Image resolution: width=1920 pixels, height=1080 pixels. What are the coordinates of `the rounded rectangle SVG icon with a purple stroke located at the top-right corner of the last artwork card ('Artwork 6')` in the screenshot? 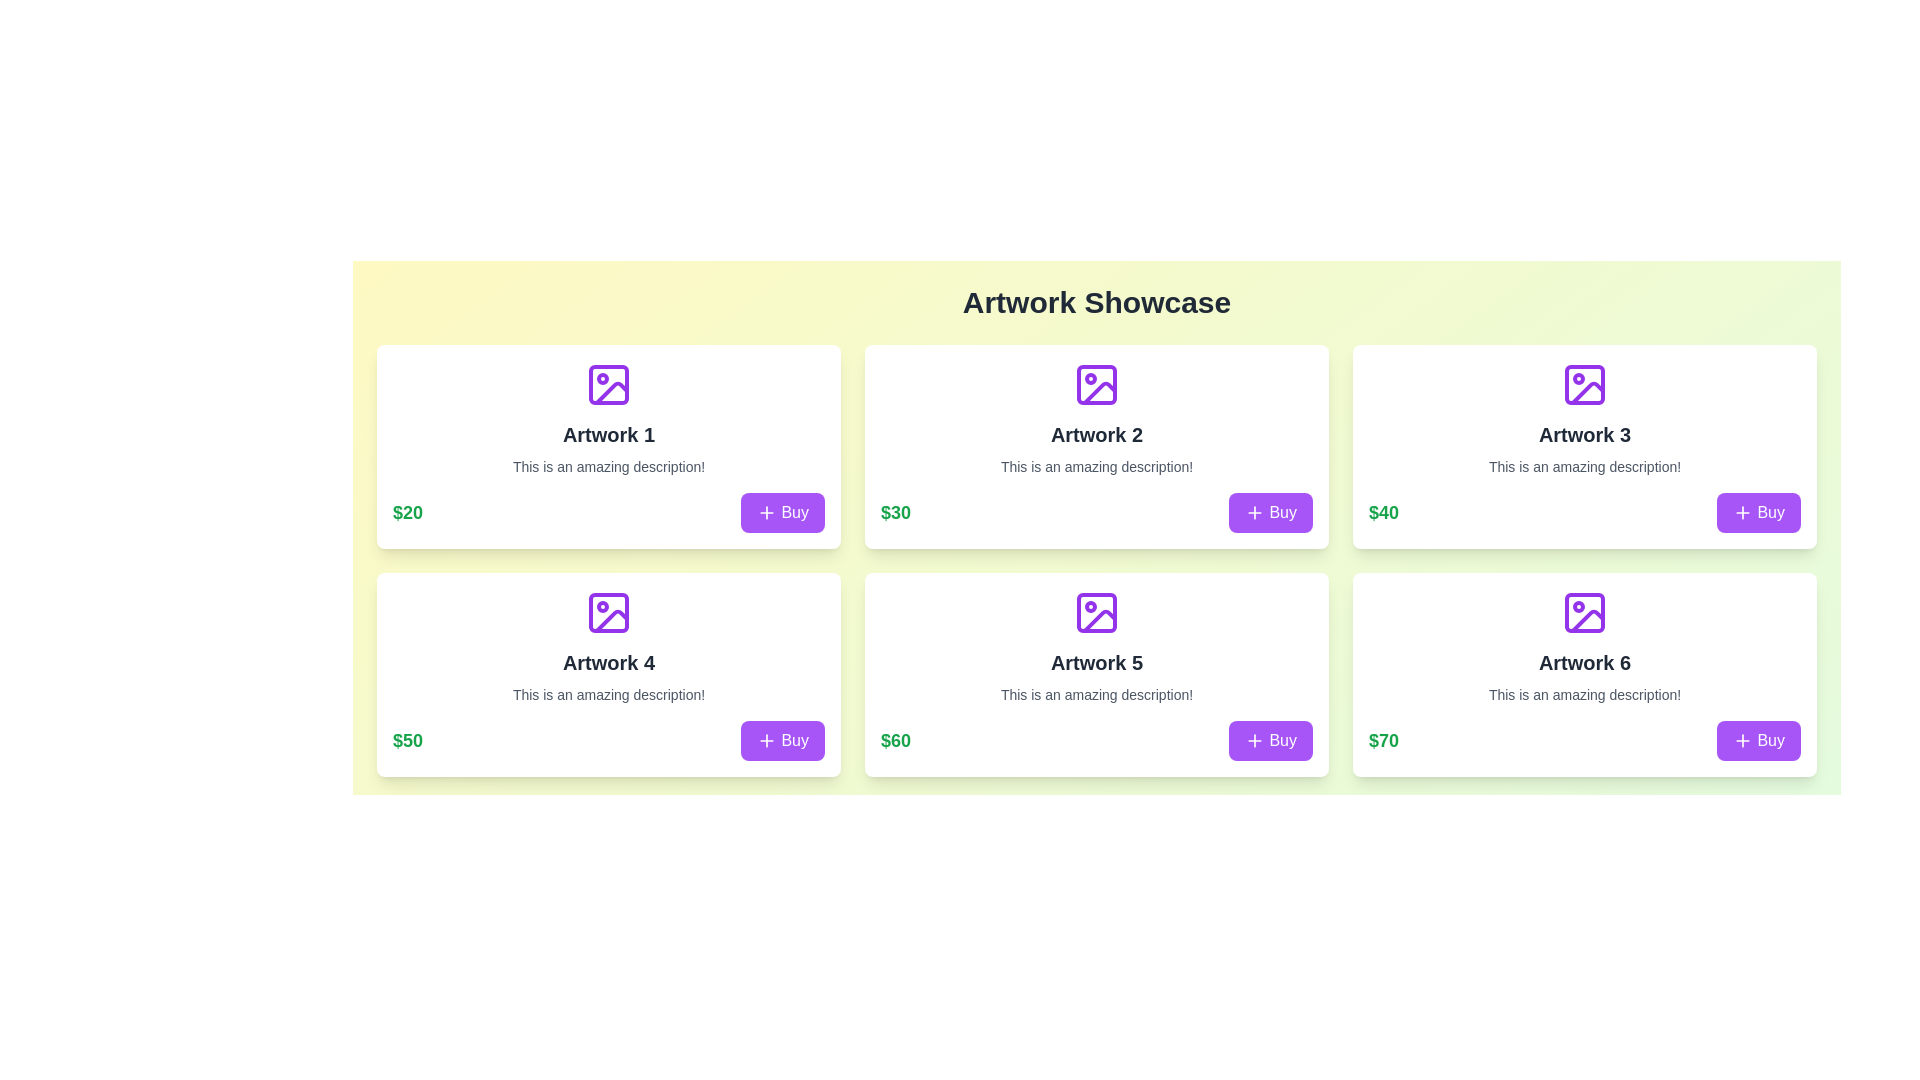 It's located at (1583, 612).